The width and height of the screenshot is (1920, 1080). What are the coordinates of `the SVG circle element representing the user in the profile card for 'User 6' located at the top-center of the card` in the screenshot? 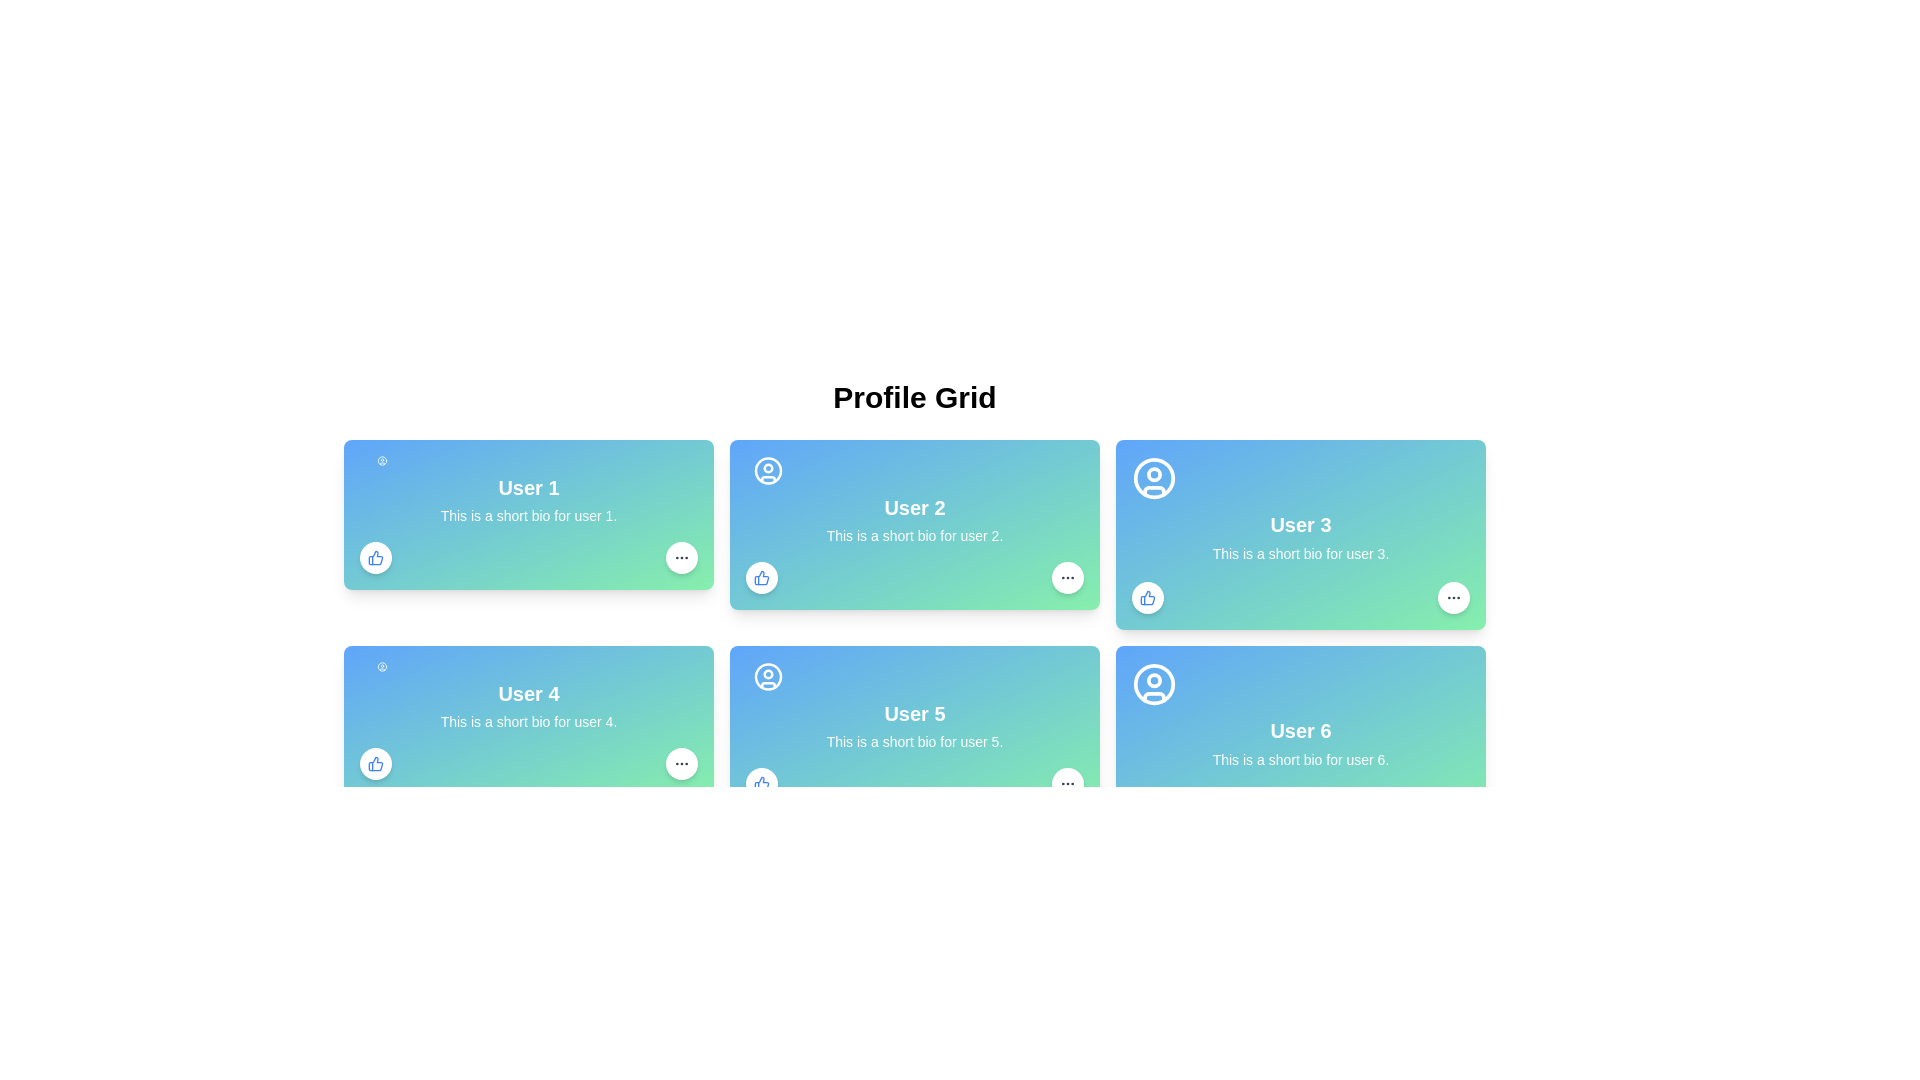 It's located at (1154, 683).